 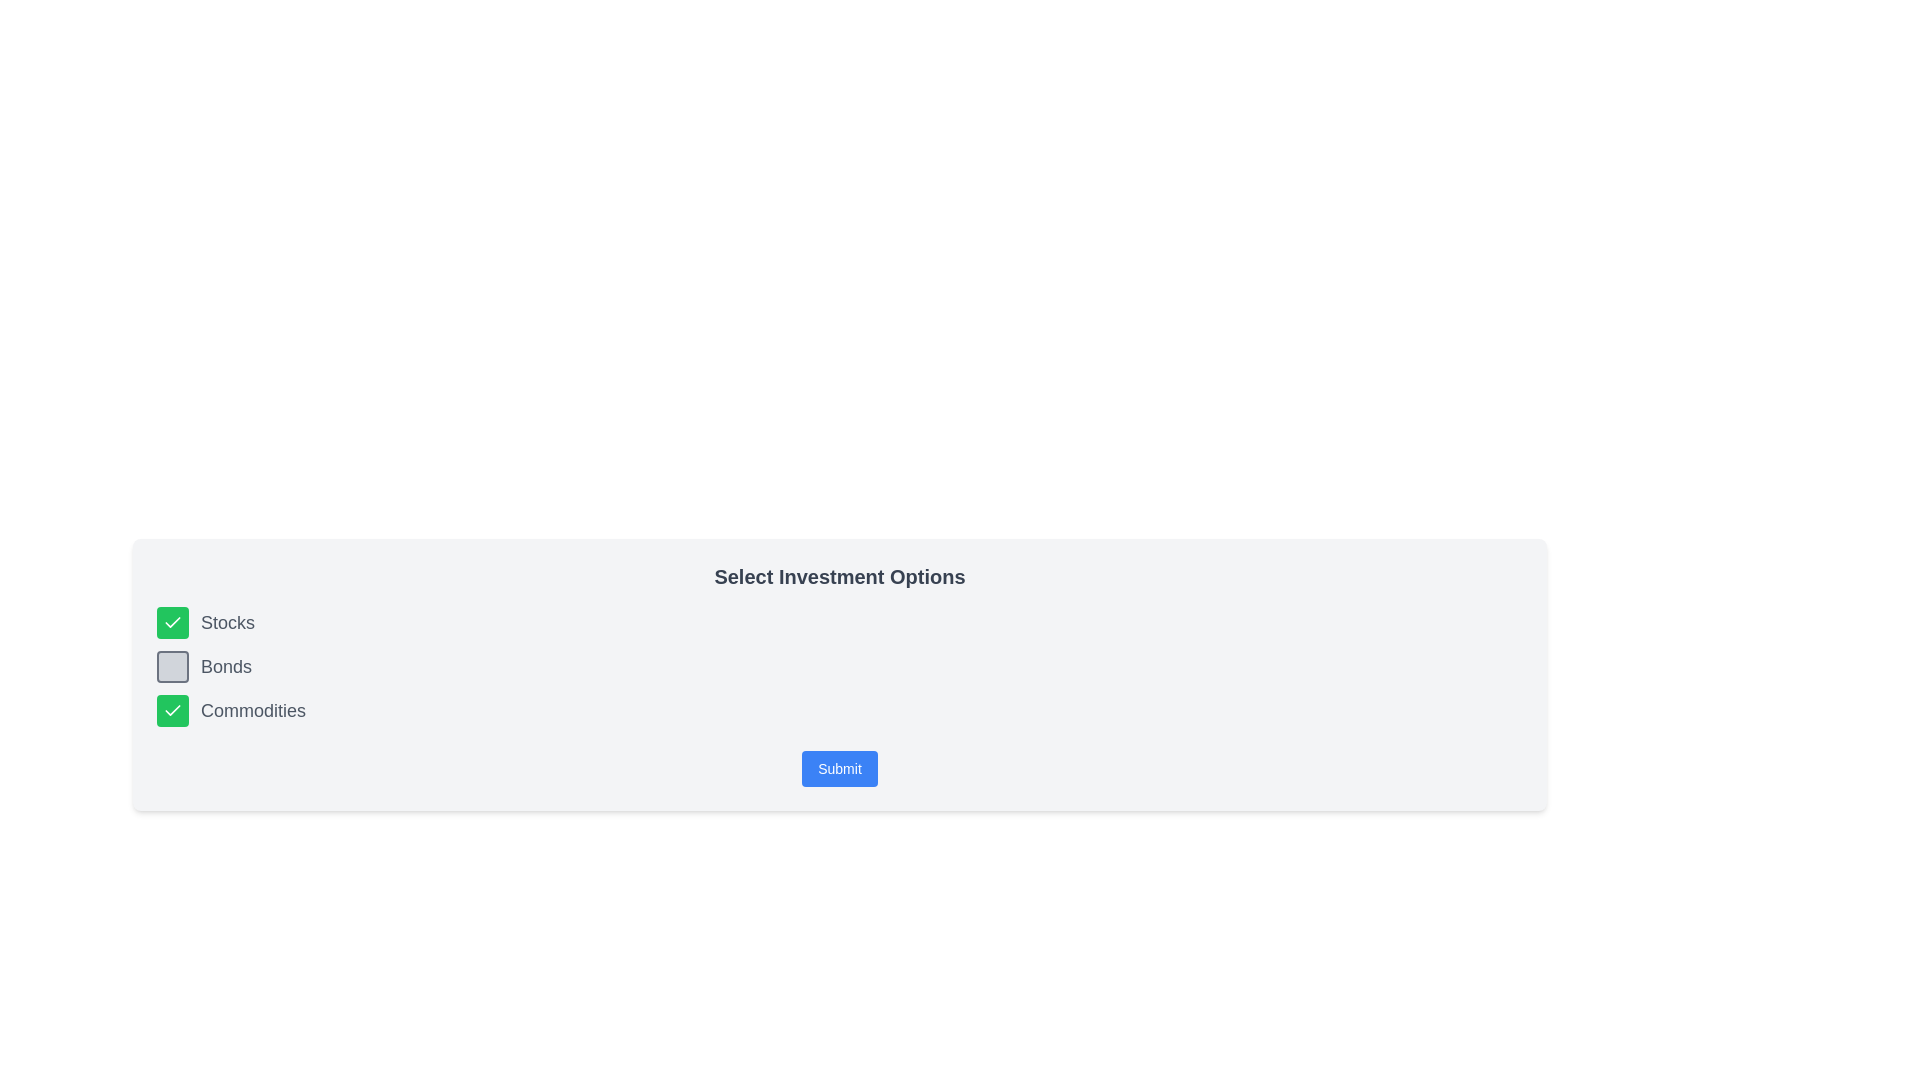 I want to click on the text label displaying 'Bonds' which is medium gray and part of a vertical list of options, positioned next to a checkbox, so click(x=226, y=667).